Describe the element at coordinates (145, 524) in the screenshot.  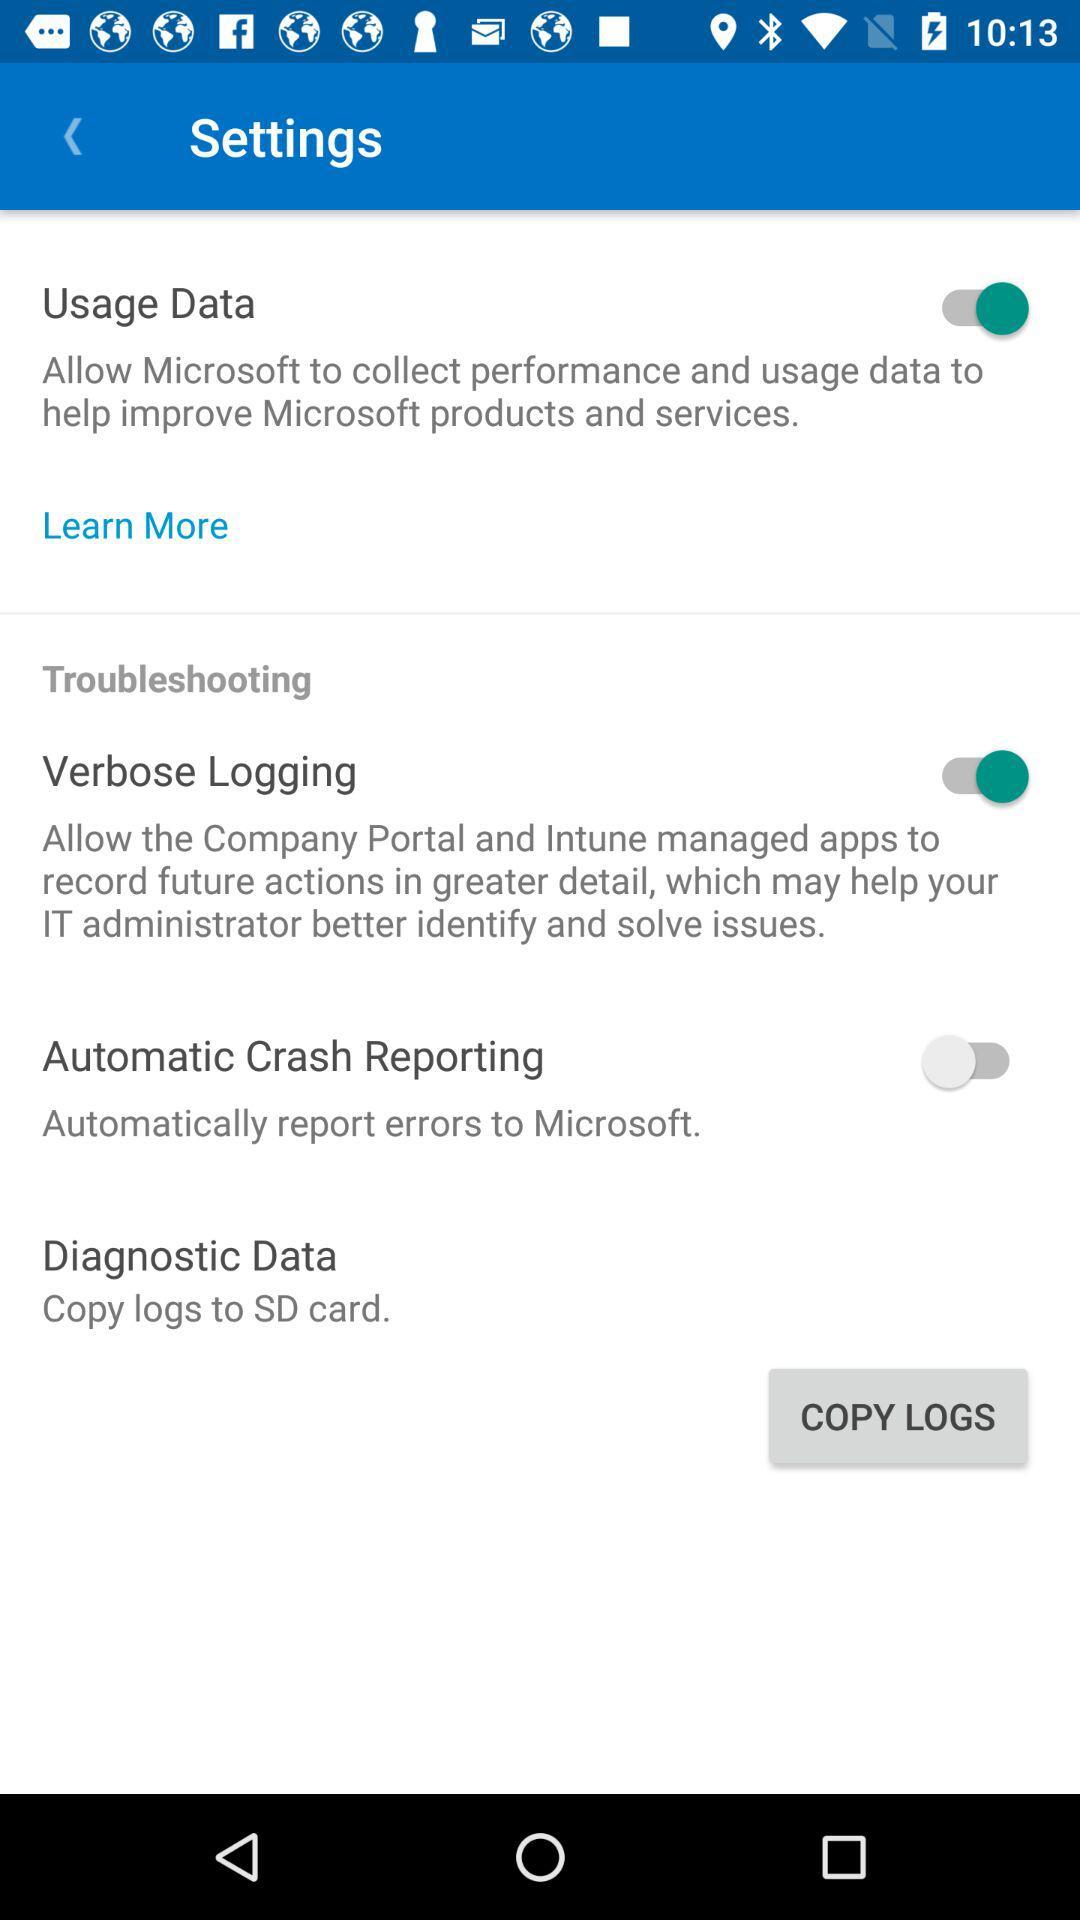
I see `learn more` at that location.